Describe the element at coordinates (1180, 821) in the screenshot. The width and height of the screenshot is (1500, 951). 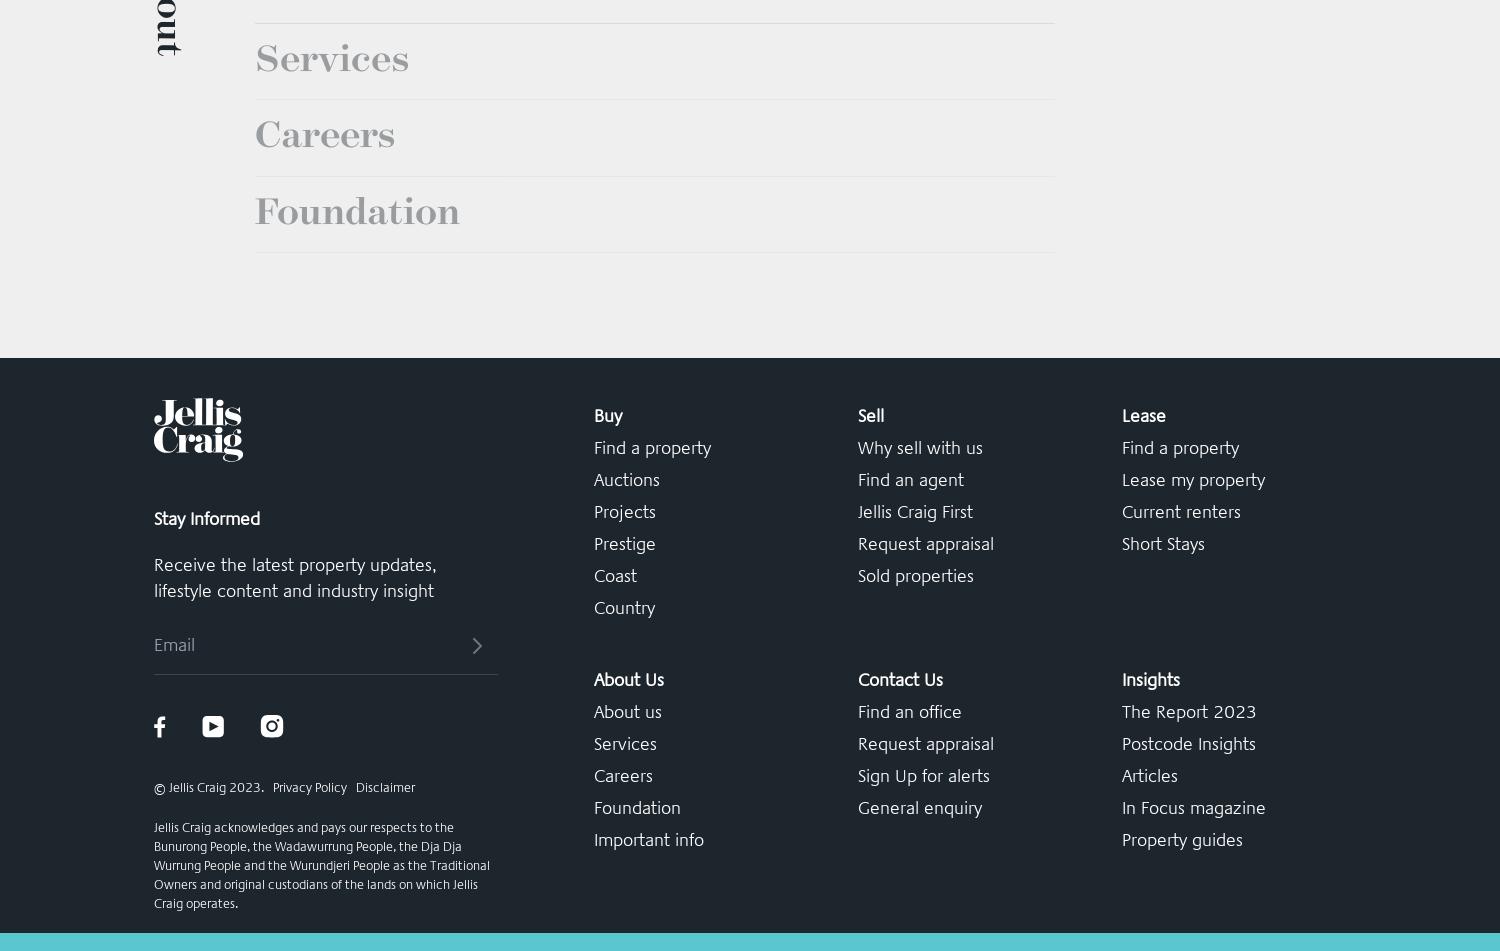
I see `'Current renters'` at that location.